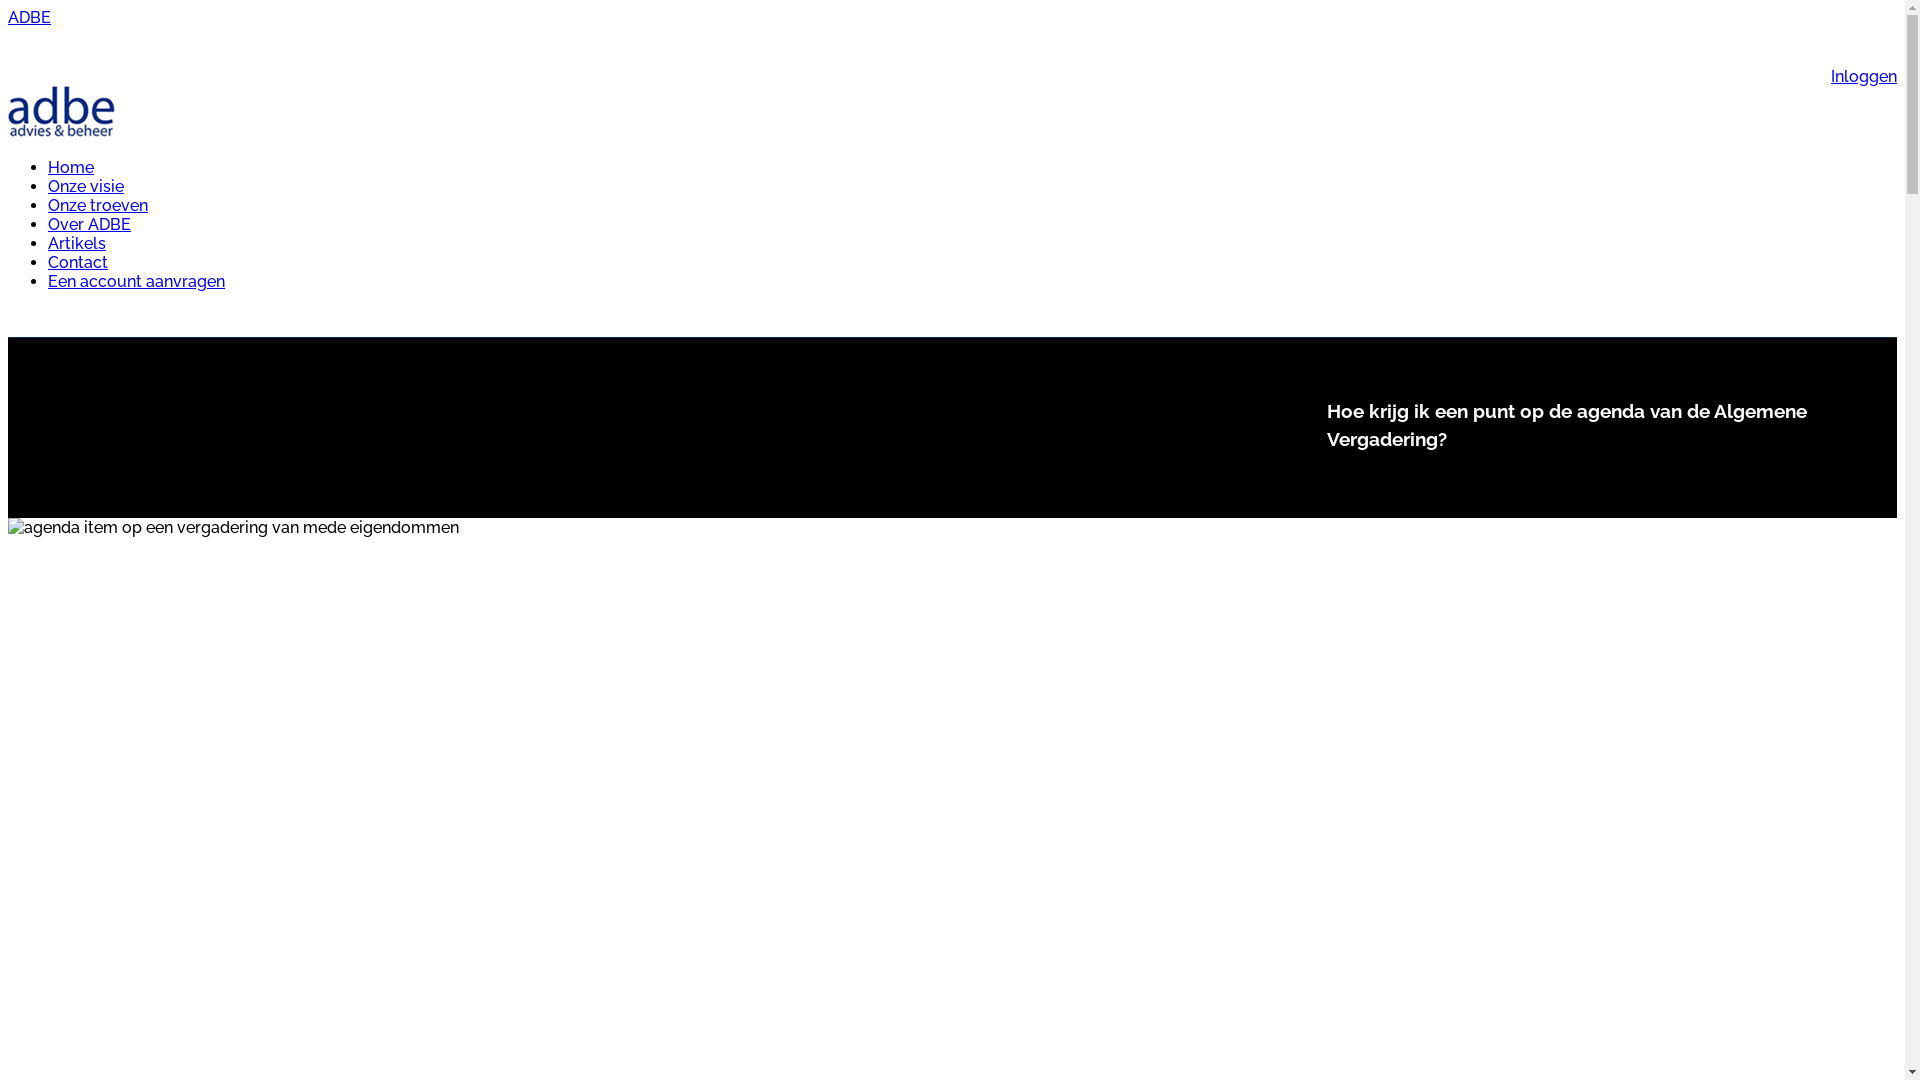  I want to click on 'Onze visie', so click(85, 186).